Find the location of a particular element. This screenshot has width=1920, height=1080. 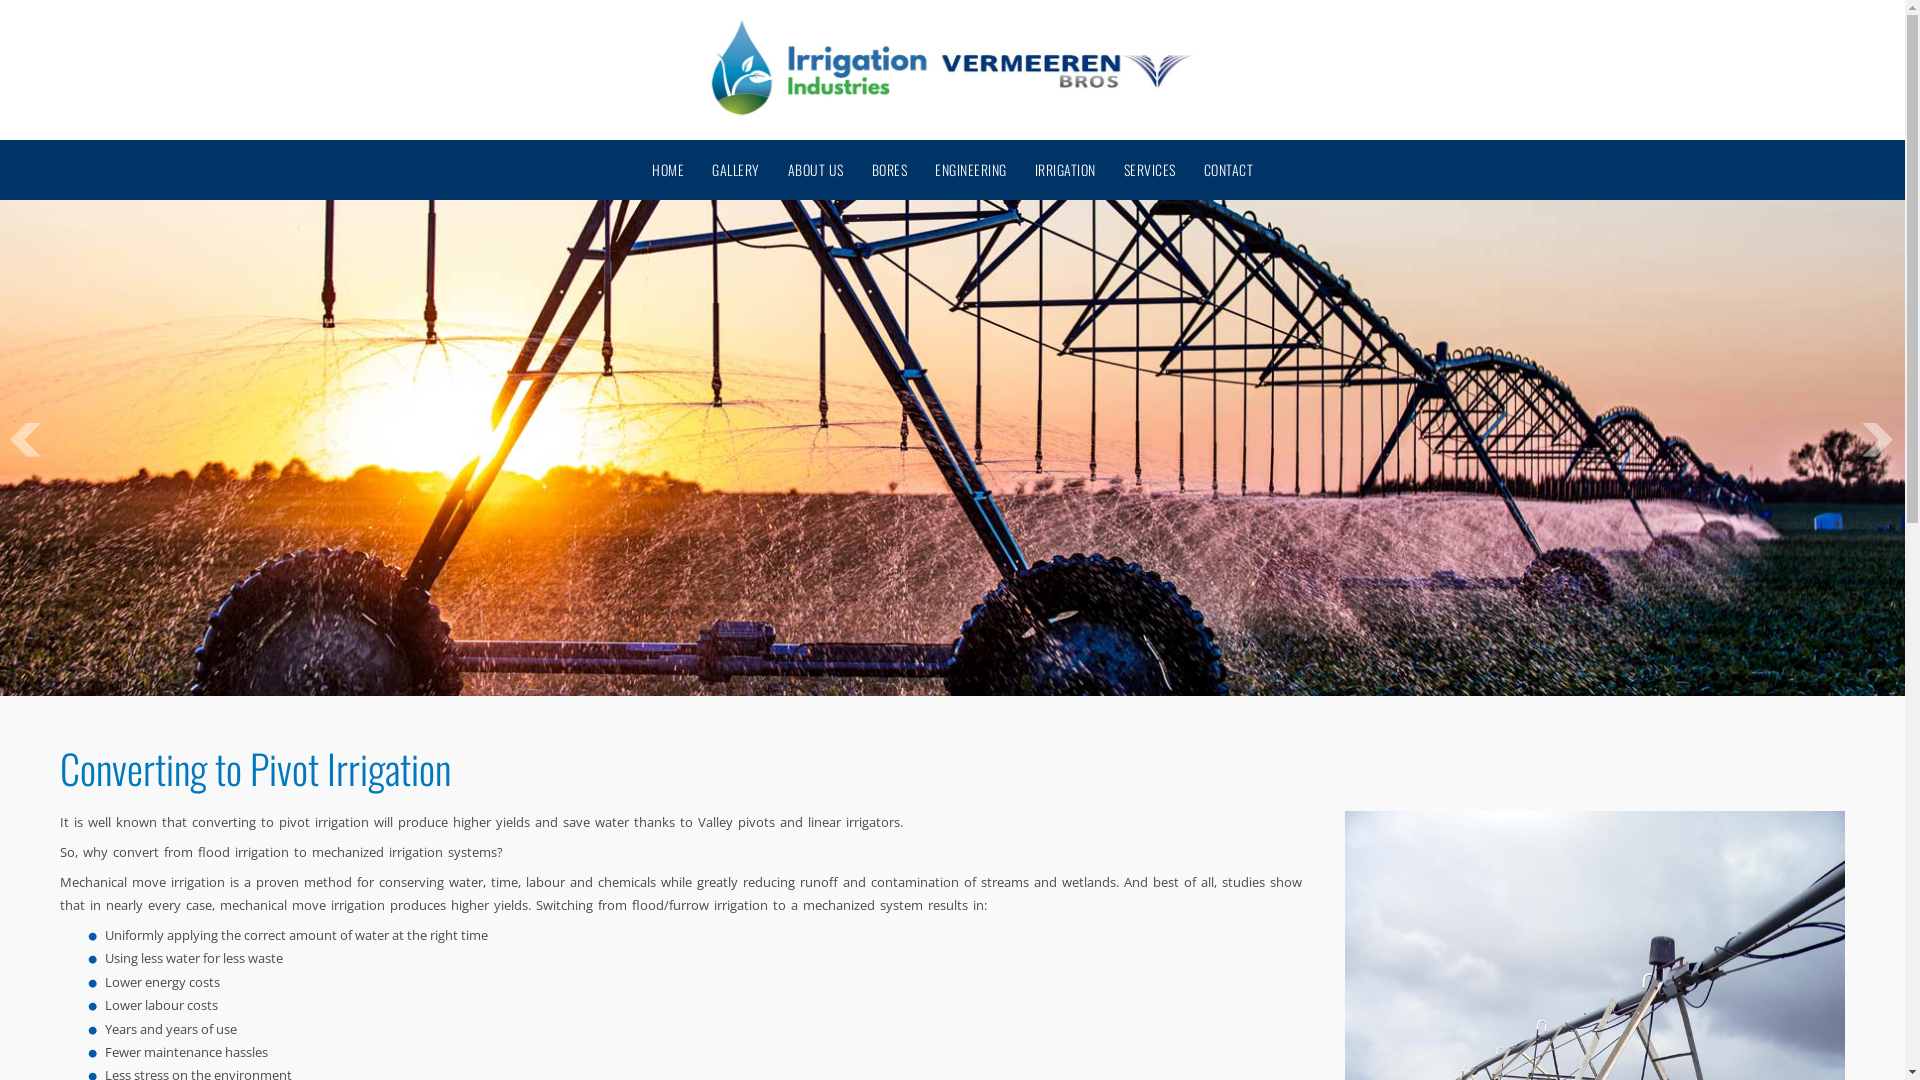

'IRRIGATION' is located at coordinates (1063, 168).